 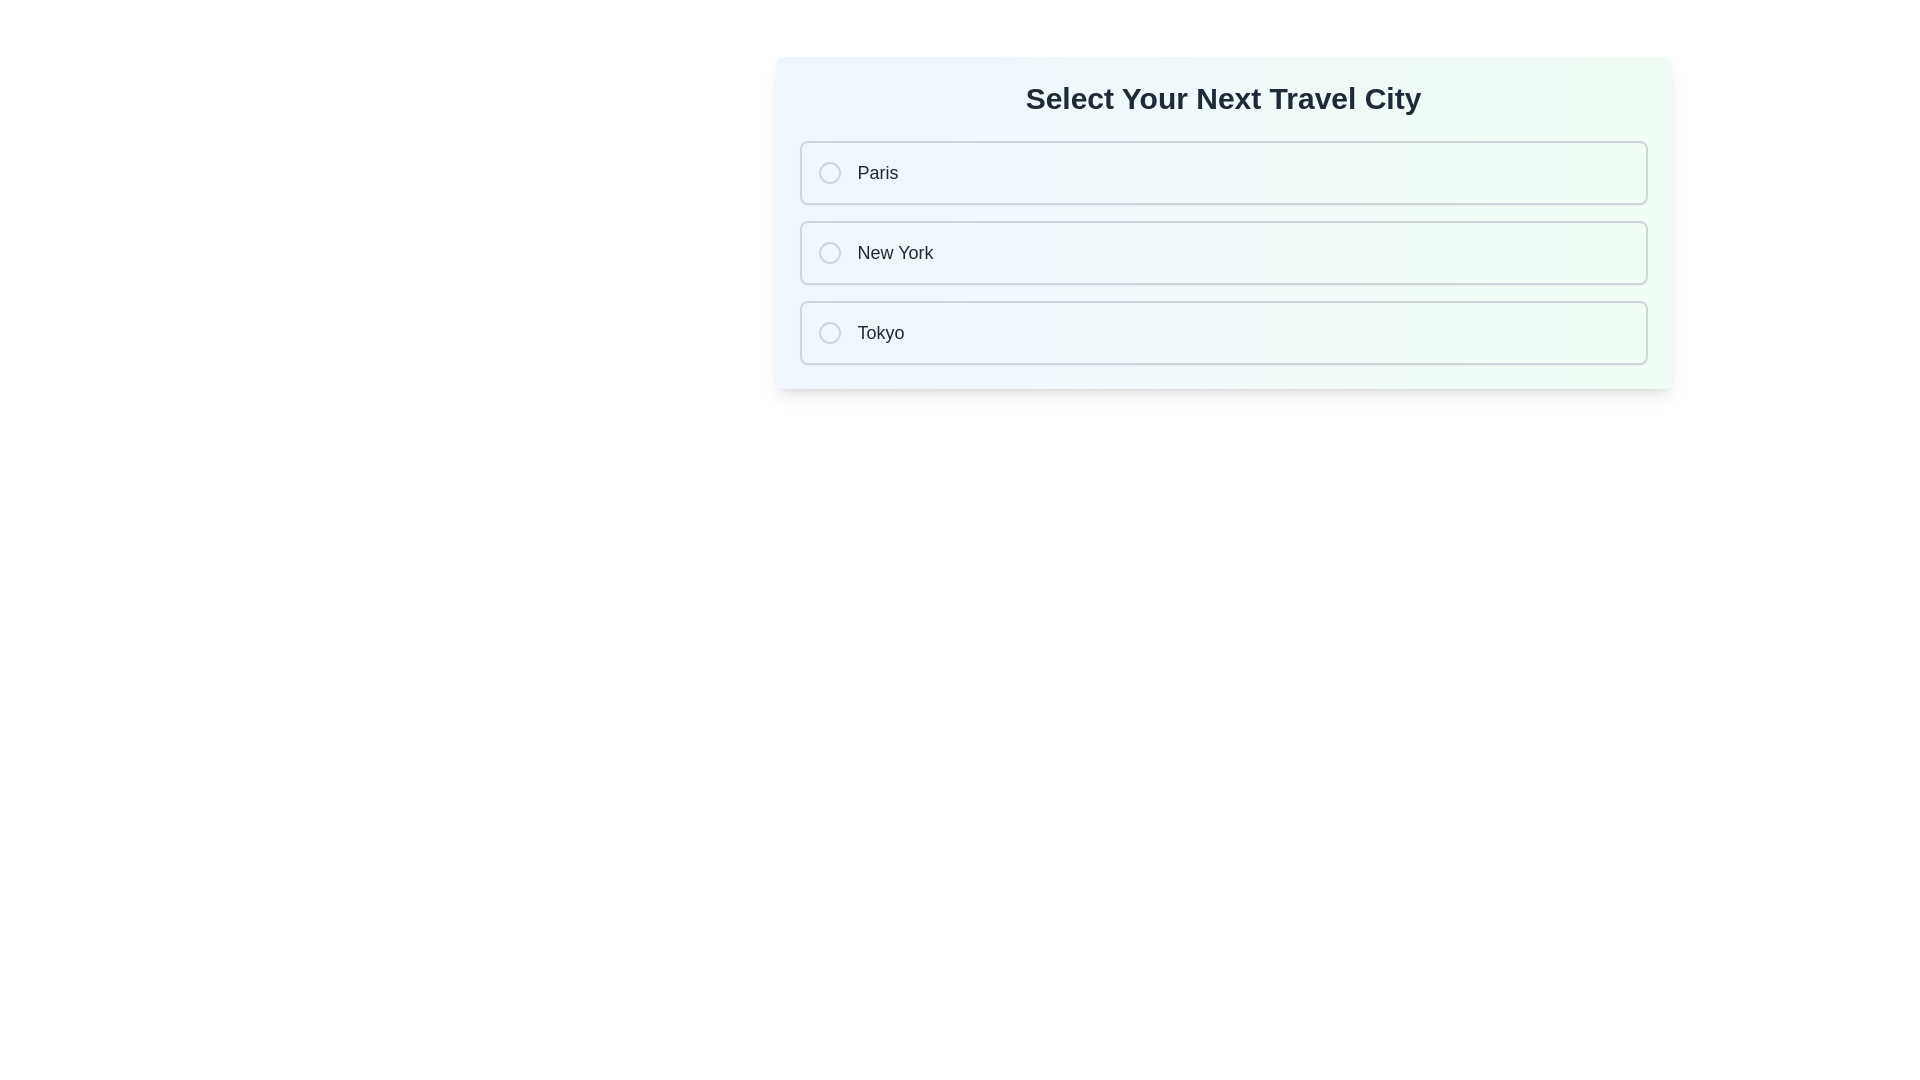 I want to click on the radiogroup for selecting one city among the options 'Paris', 'New York', or 'Tokyo' for visual feedback, so click(x=1222, y=252).